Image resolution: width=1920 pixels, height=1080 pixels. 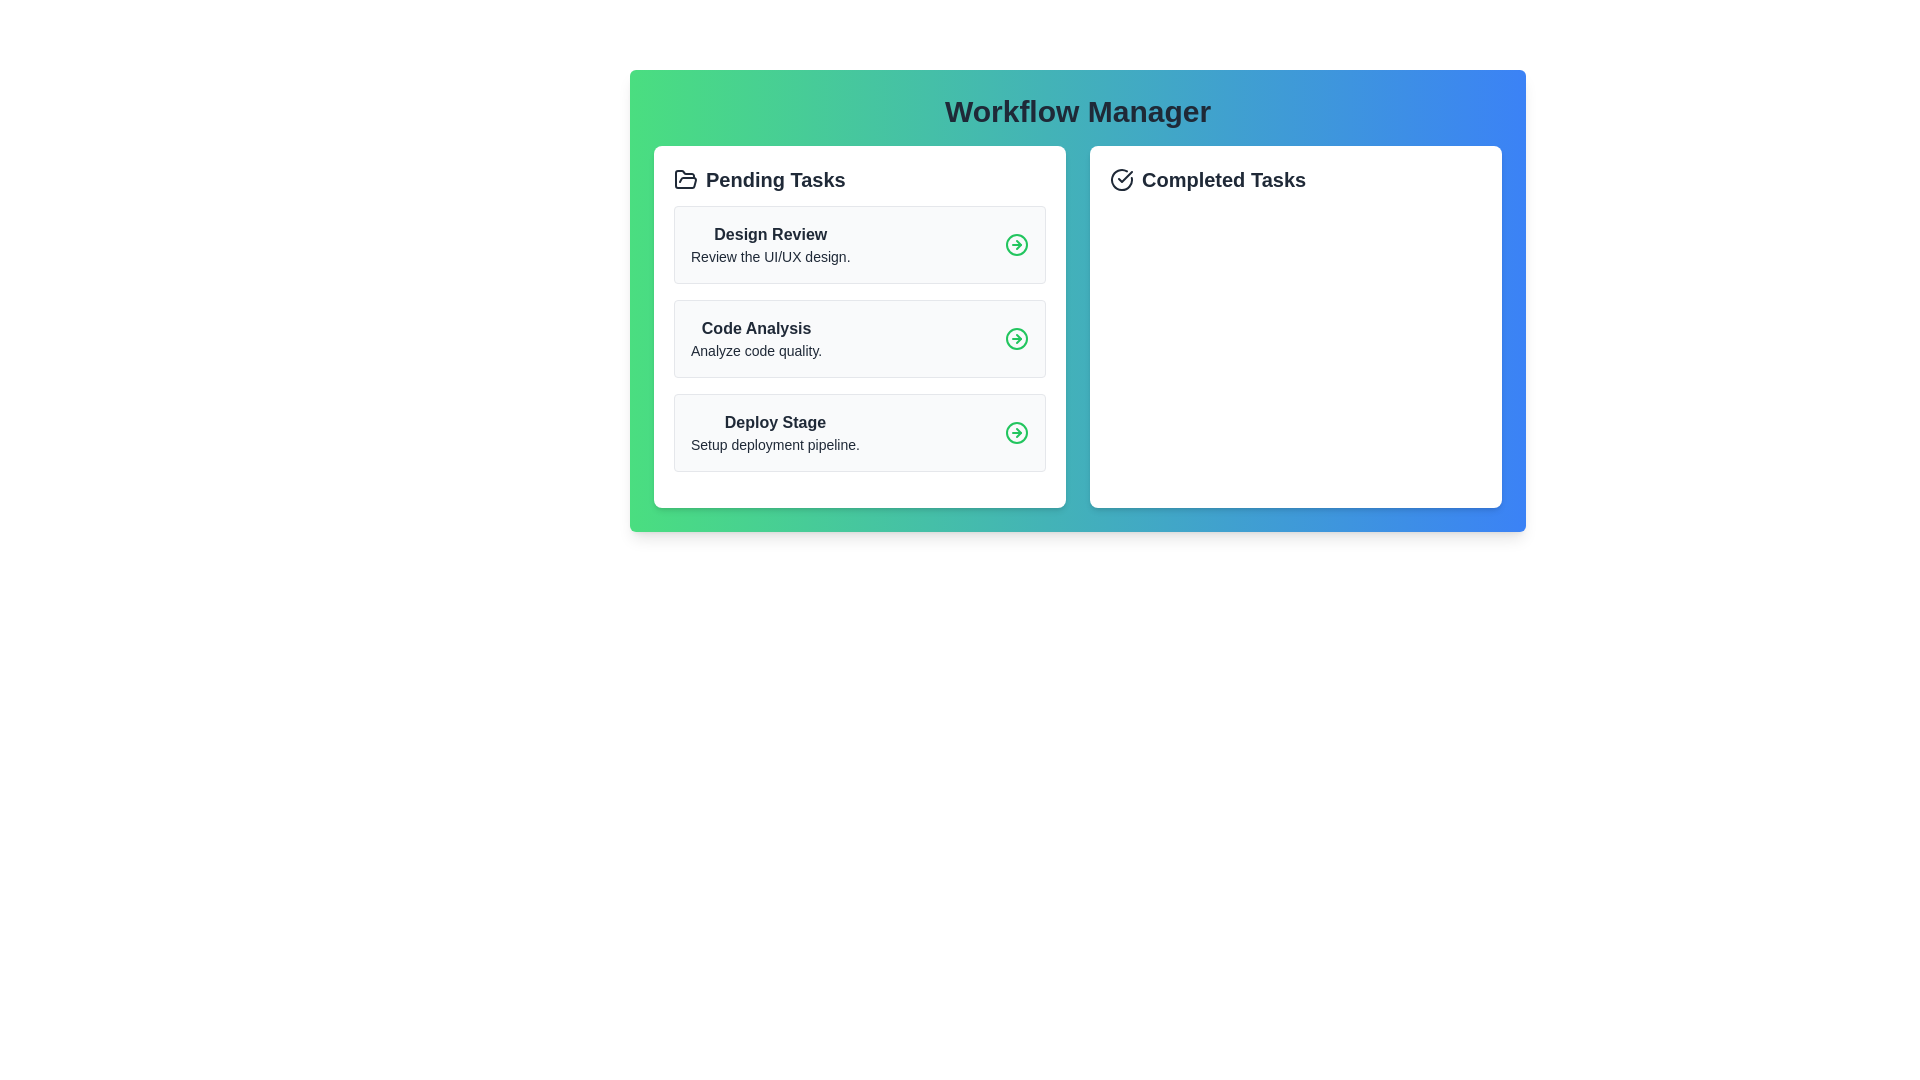 What do you see at coordinates (755, 338) in the screenshot?
I see `the second item in the 'Pending Tasks' list of the Workflow Manager interface, which displays information about the 'Code Analysis' task` at bounding box center [755, 338].